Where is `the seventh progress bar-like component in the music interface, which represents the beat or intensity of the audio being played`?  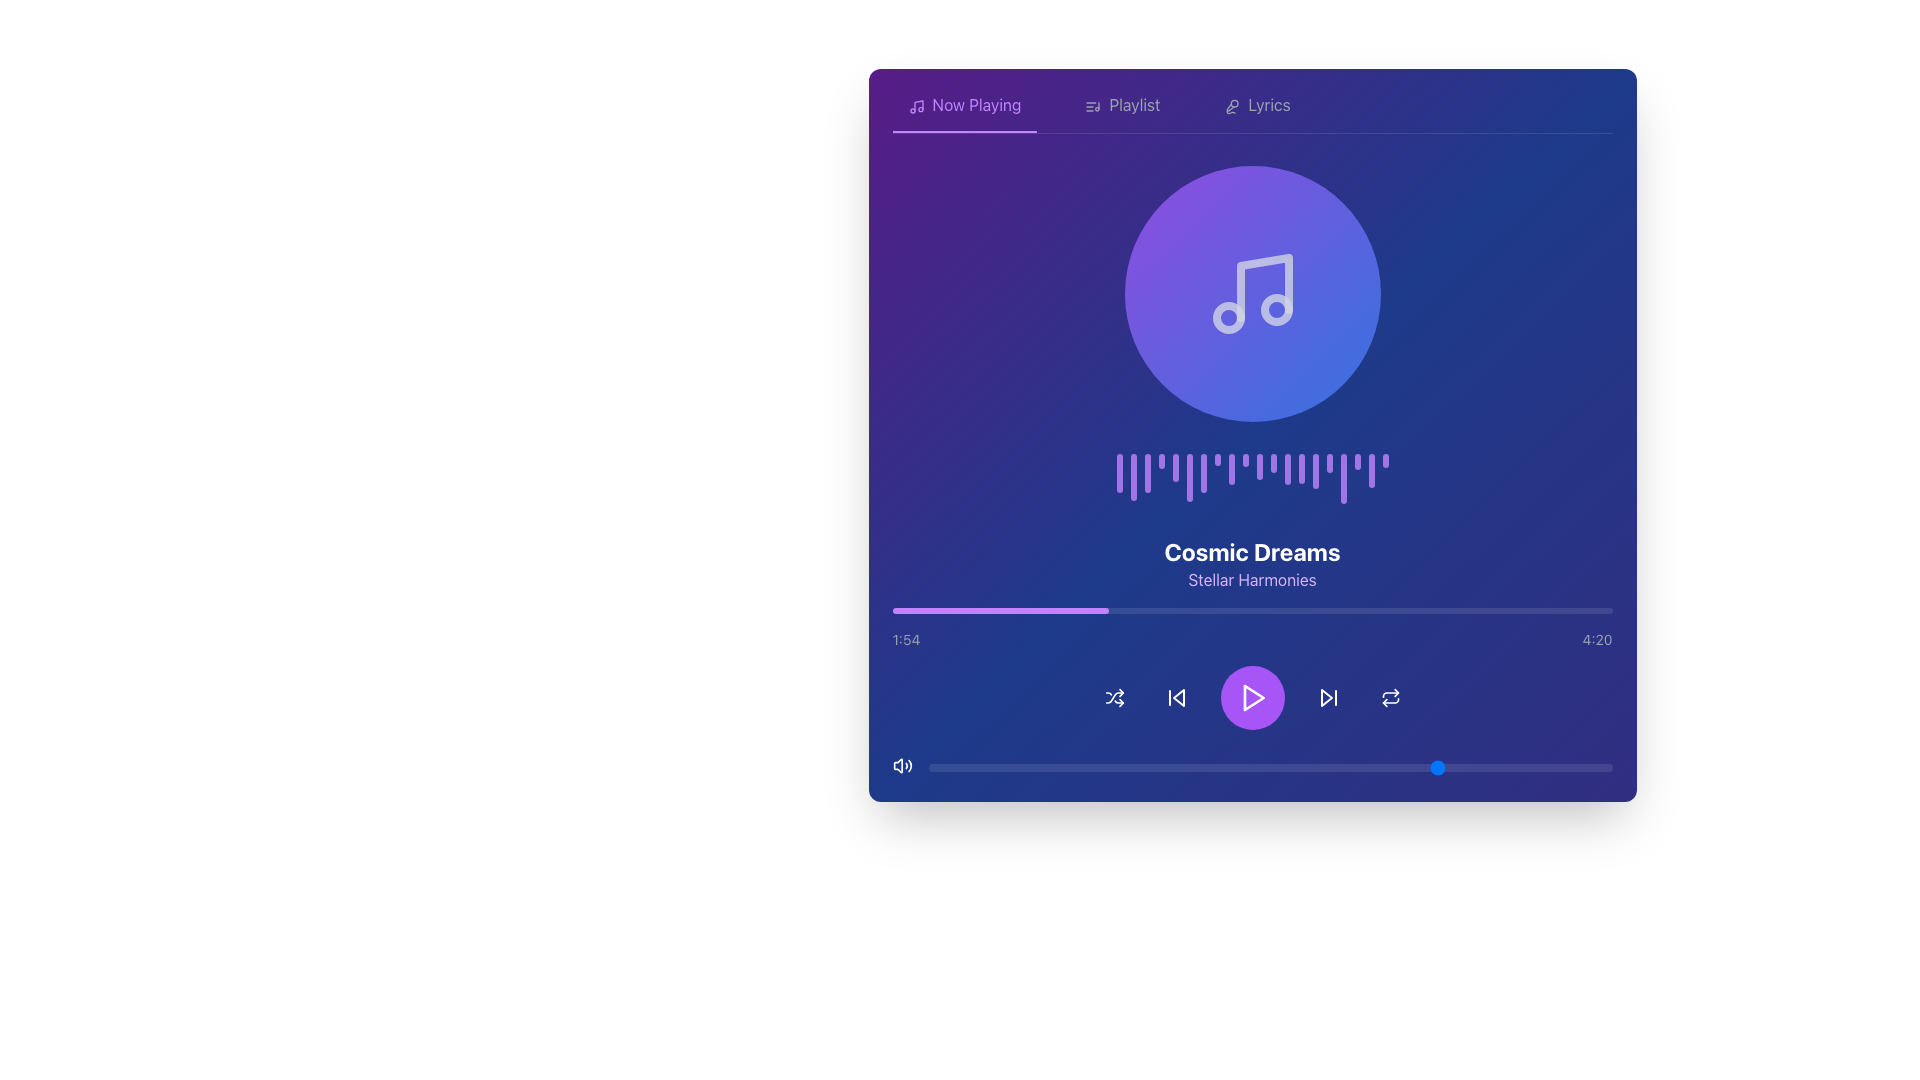 the seventh progress bar-like component in the music interface, which represents the beat or intensity of the audio being played is located at coordinates (1202, 473).